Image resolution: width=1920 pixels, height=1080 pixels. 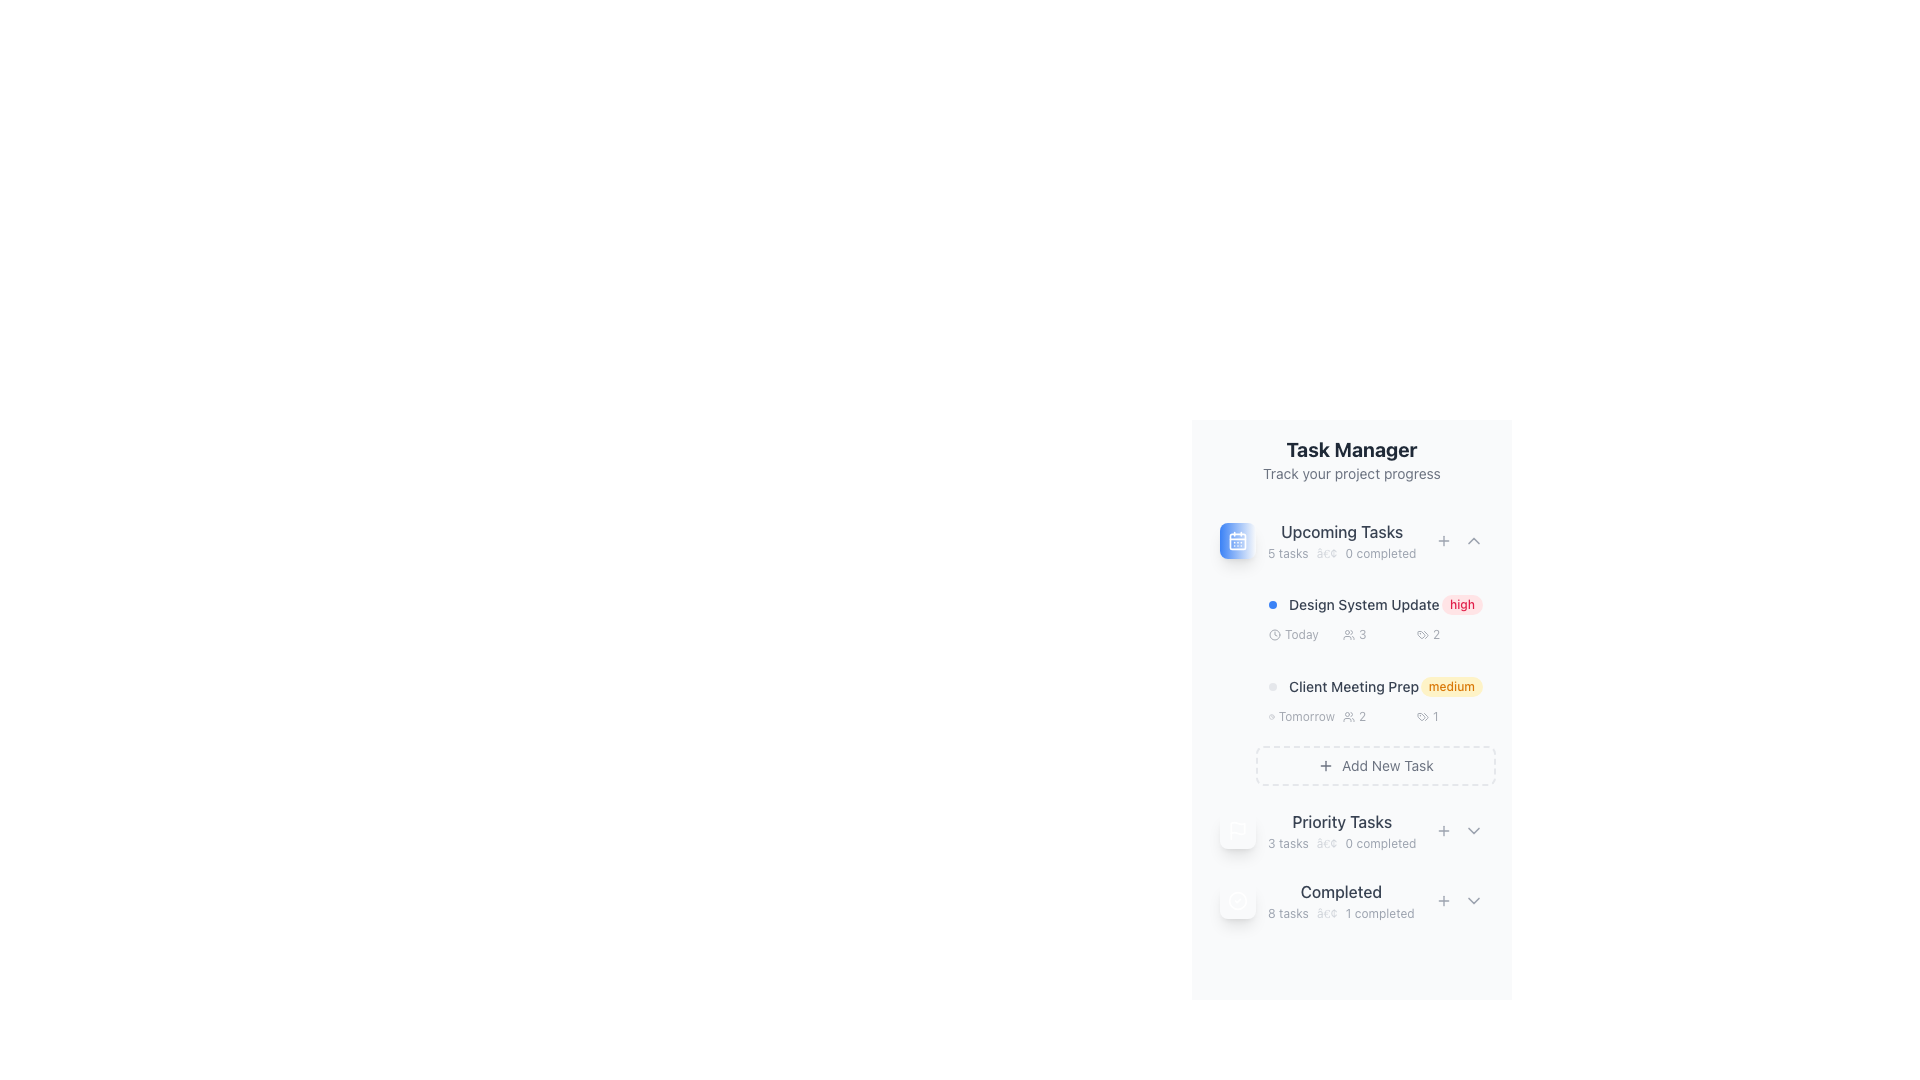 I want to click on displayed information in the Information summary section located under the 'Design System Update' entry in the 'Upcoming Tasks' section of the Task Manager interface, so click(x=1375, y=635).